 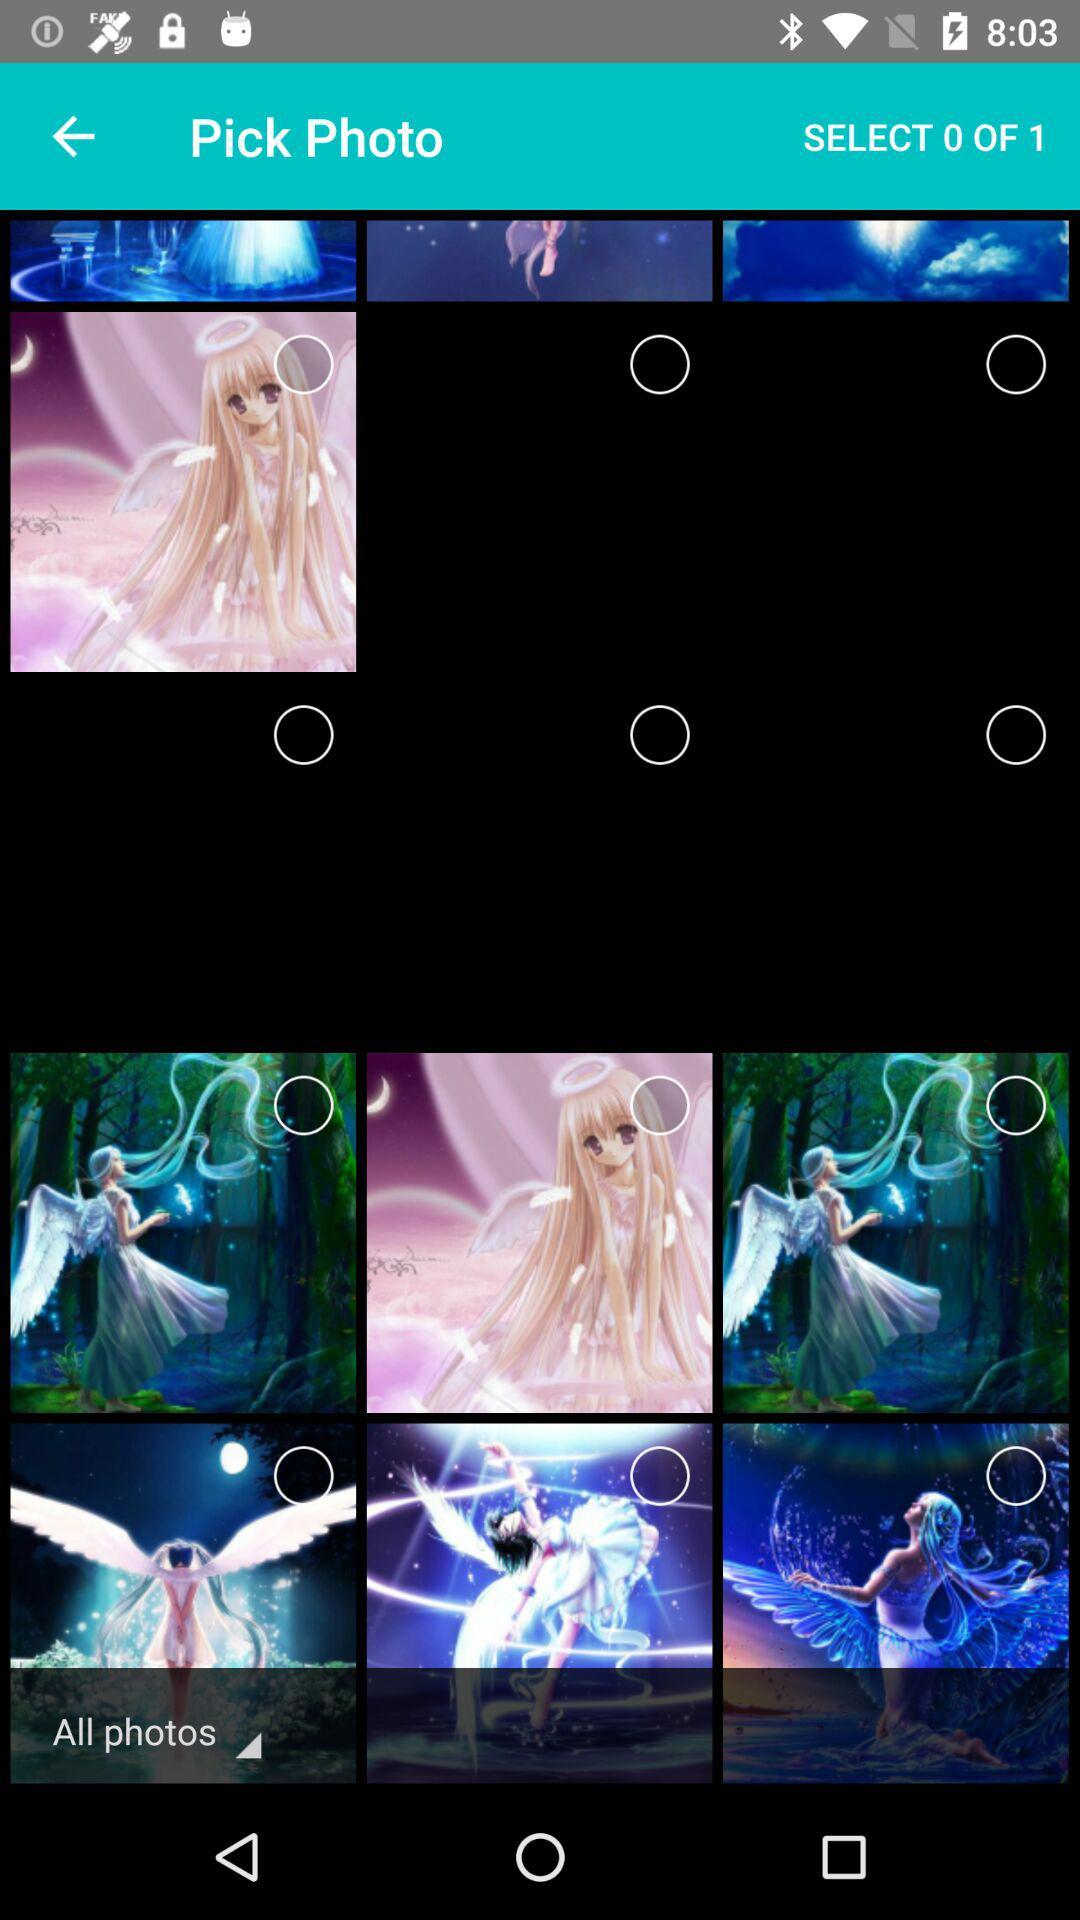 I want to click on image, so click(x=1016, y=1104).